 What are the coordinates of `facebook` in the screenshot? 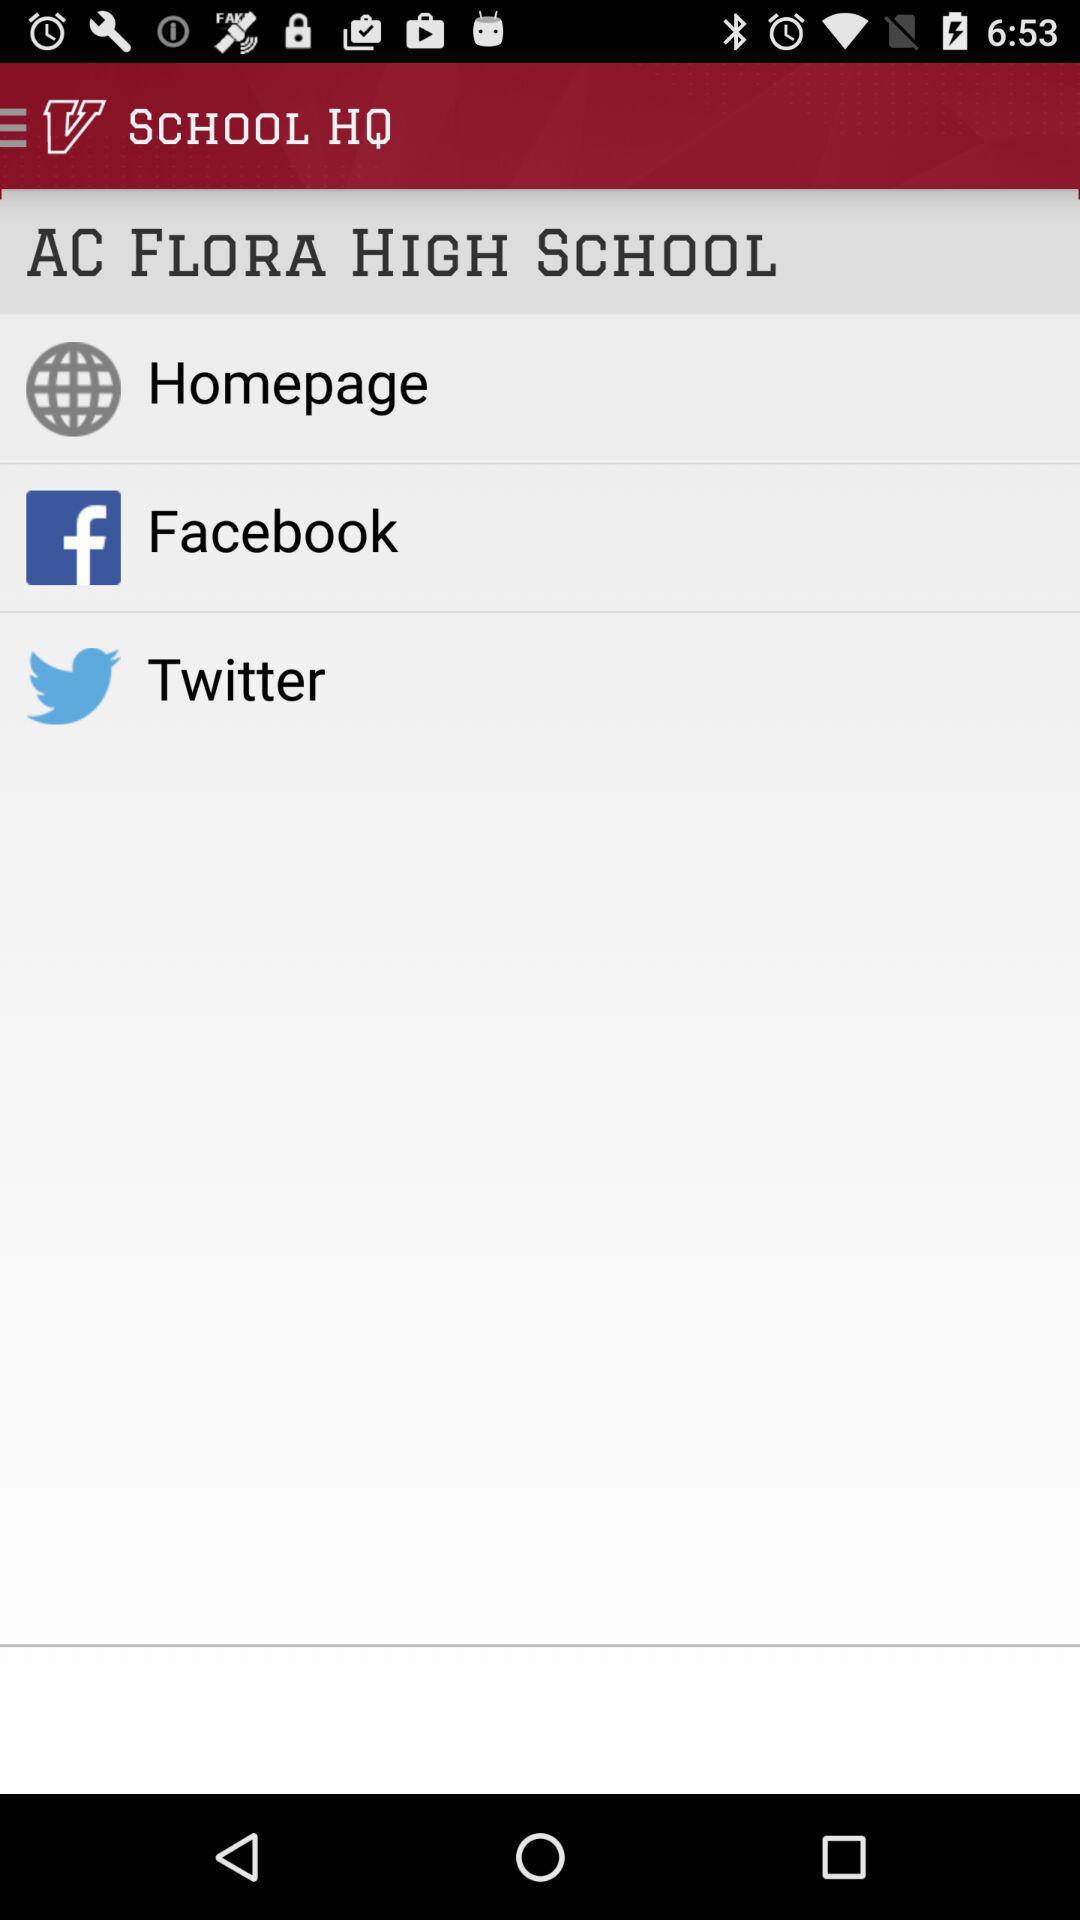 It's located at (599, 529).